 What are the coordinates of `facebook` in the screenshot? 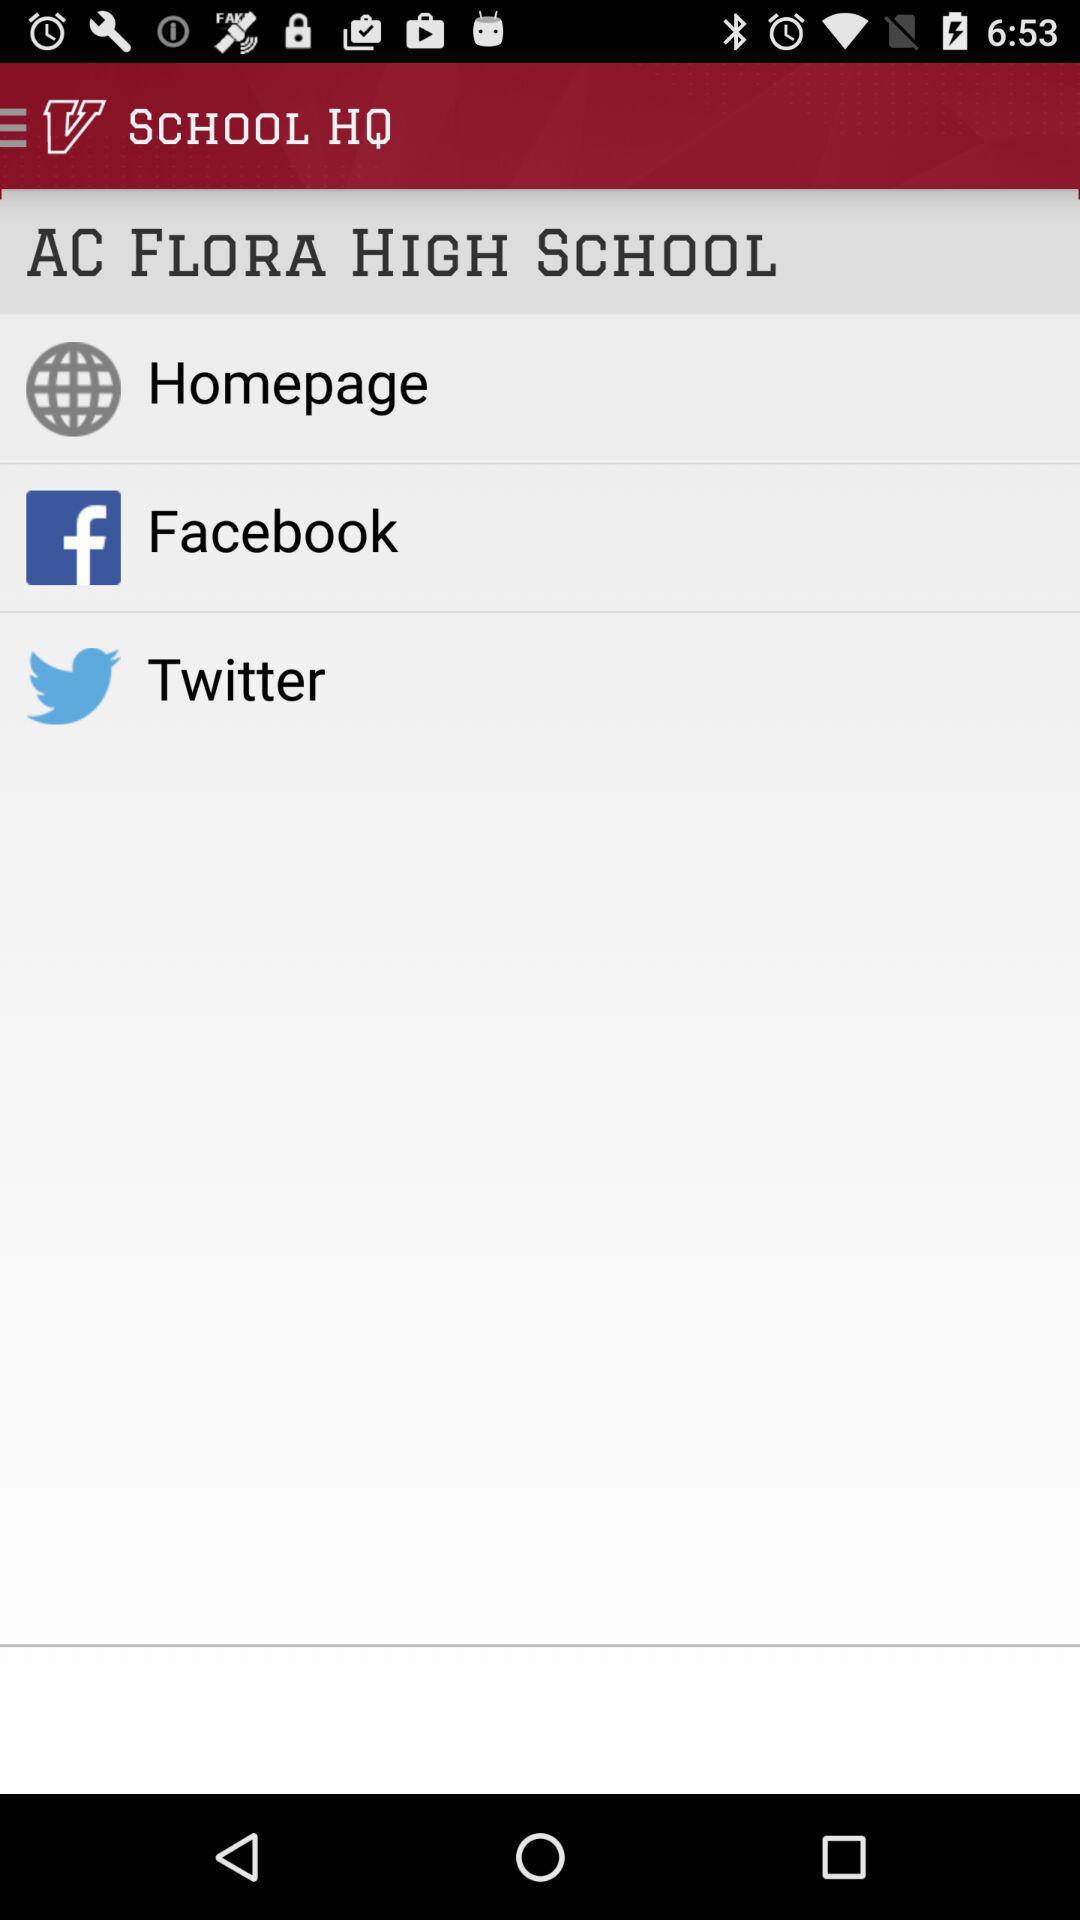 It's located at (599, 529).